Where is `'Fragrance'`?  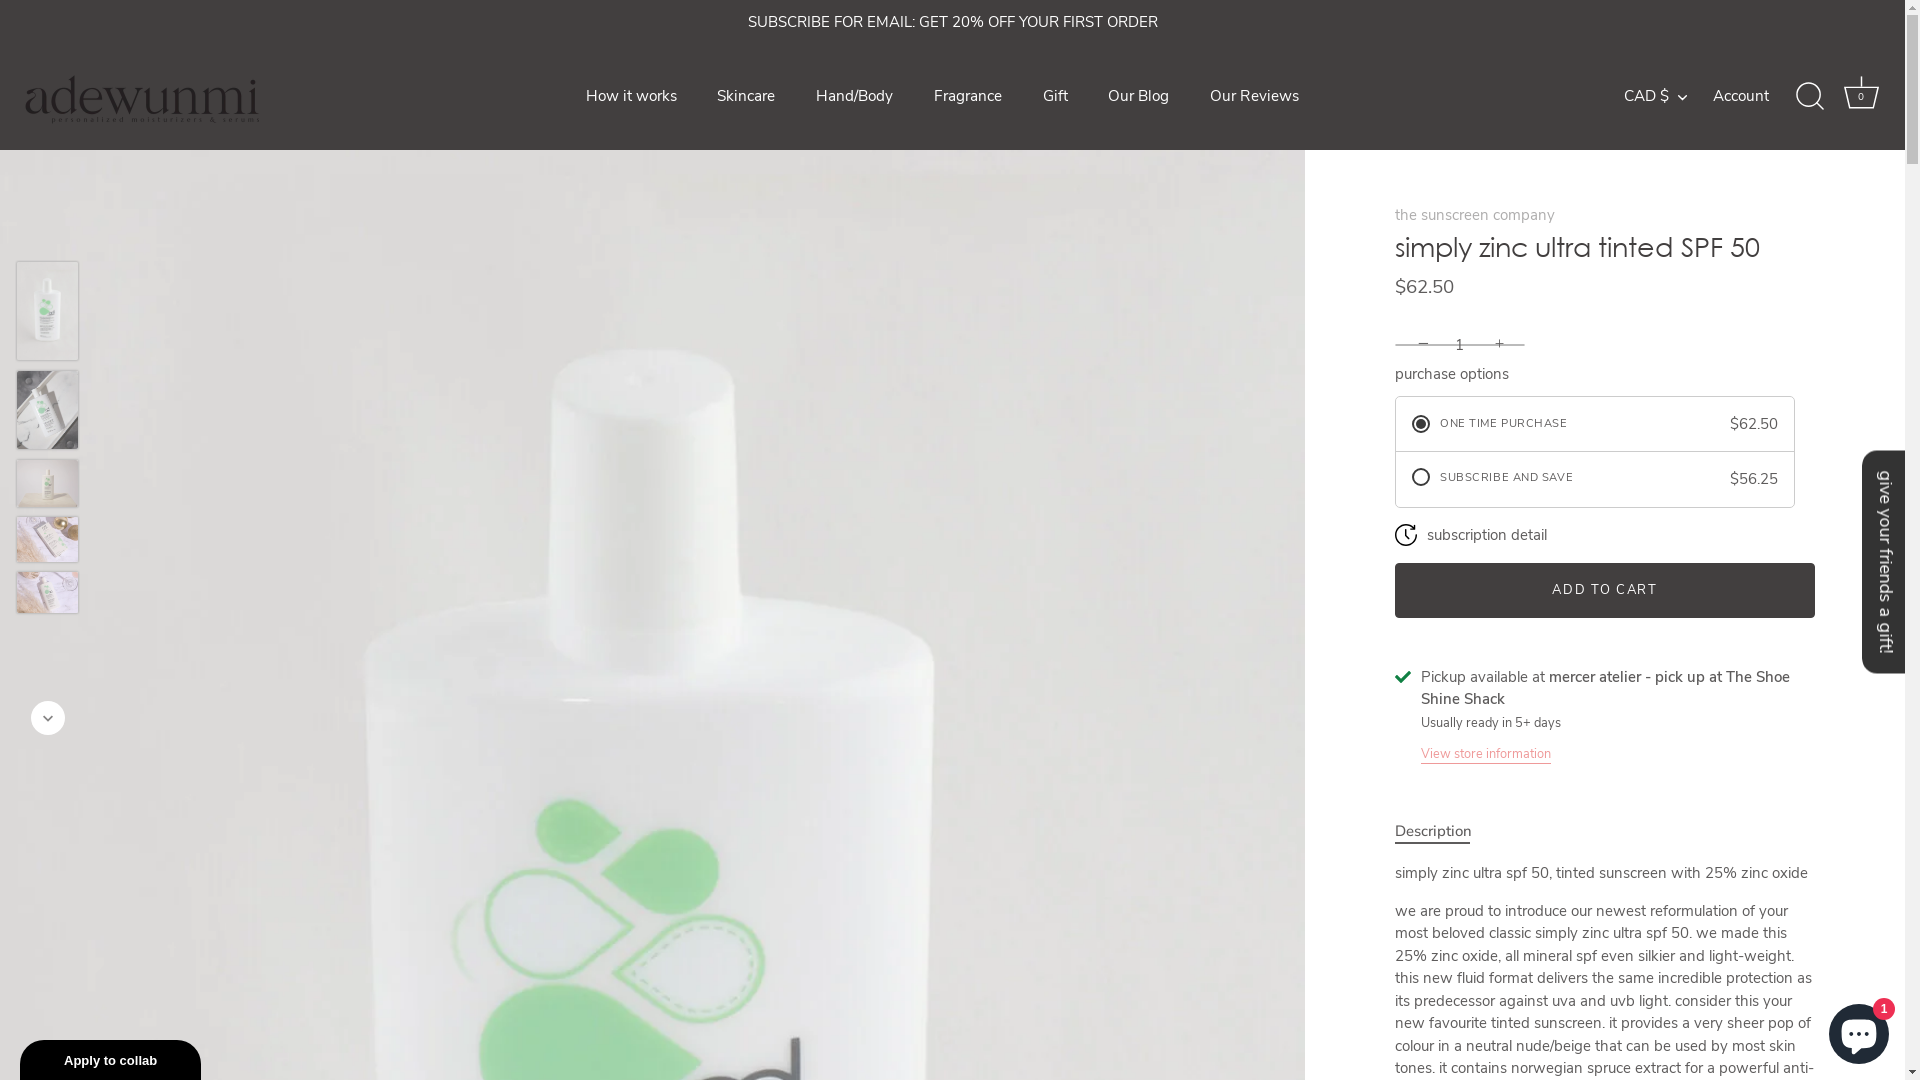
'Fragrance' is located at coordinates (968, 96).